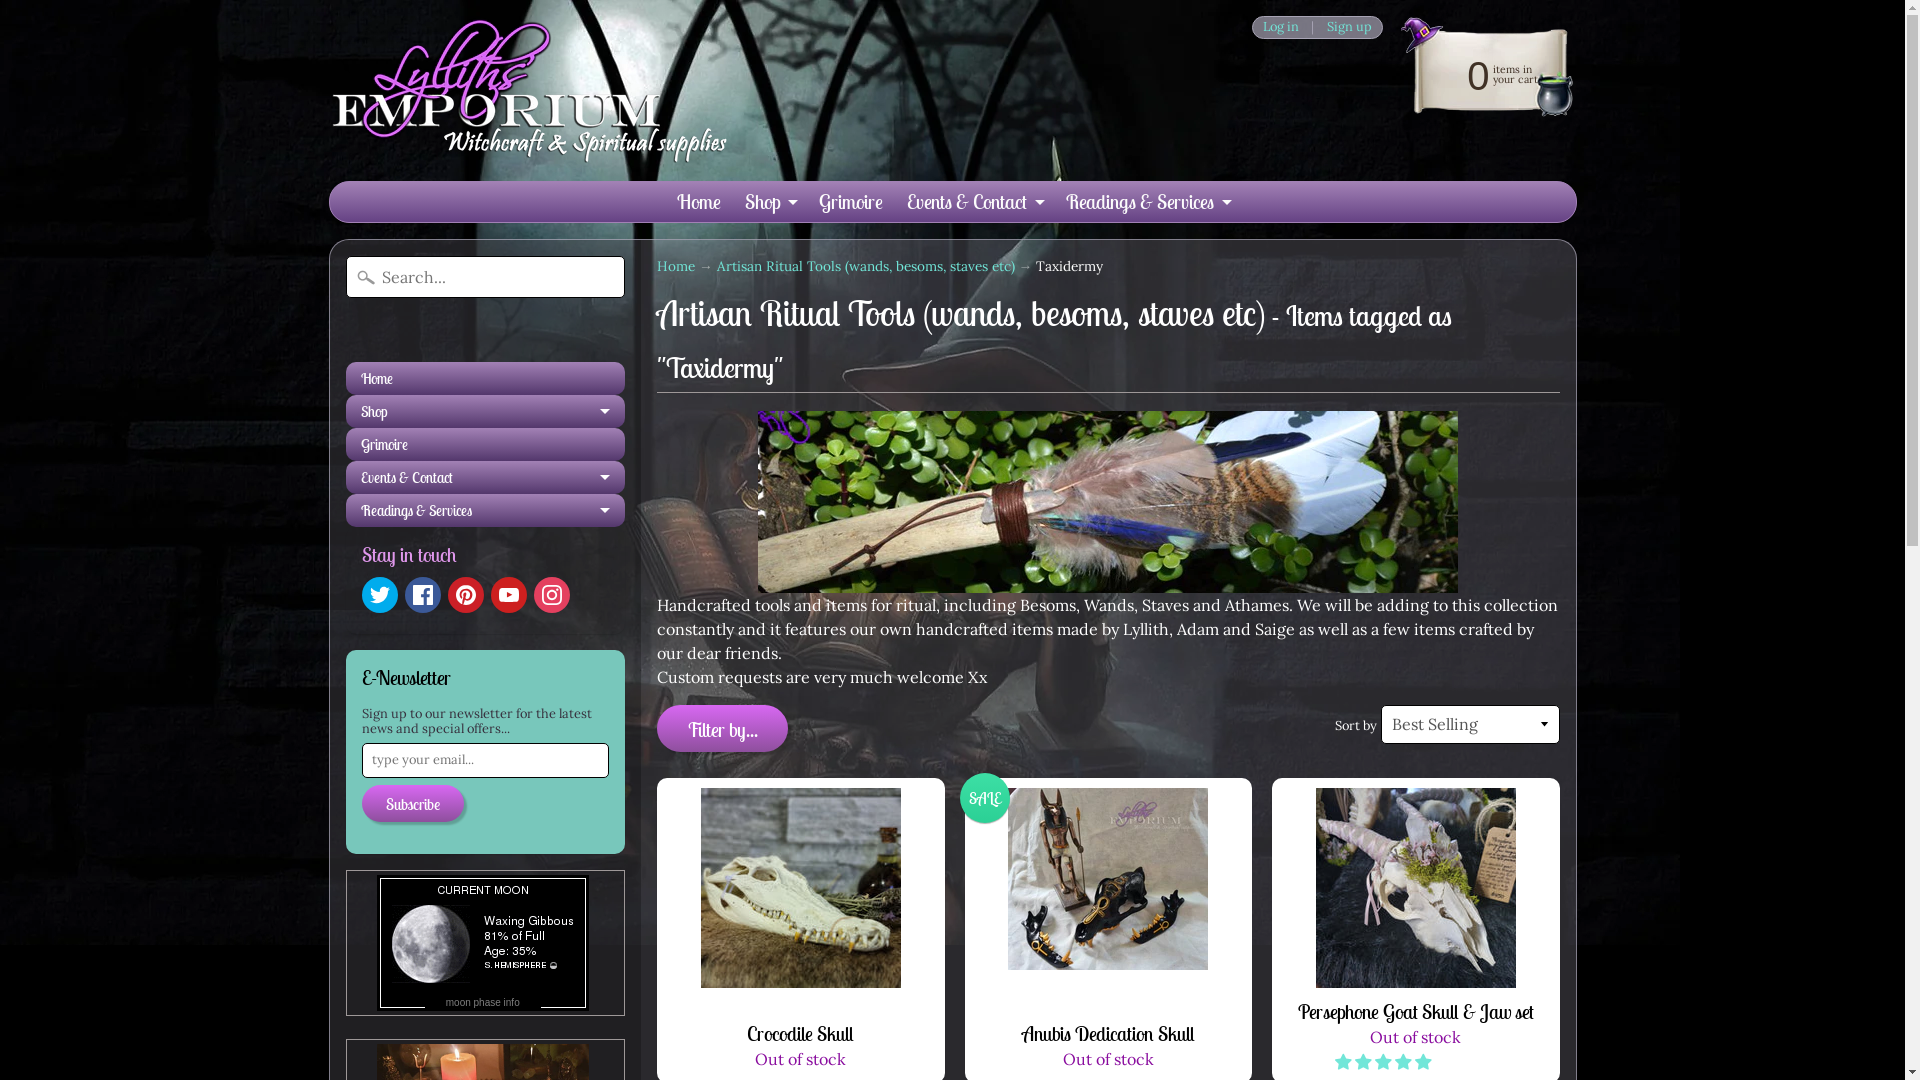  I want to click on '0, so click(1382, 72).